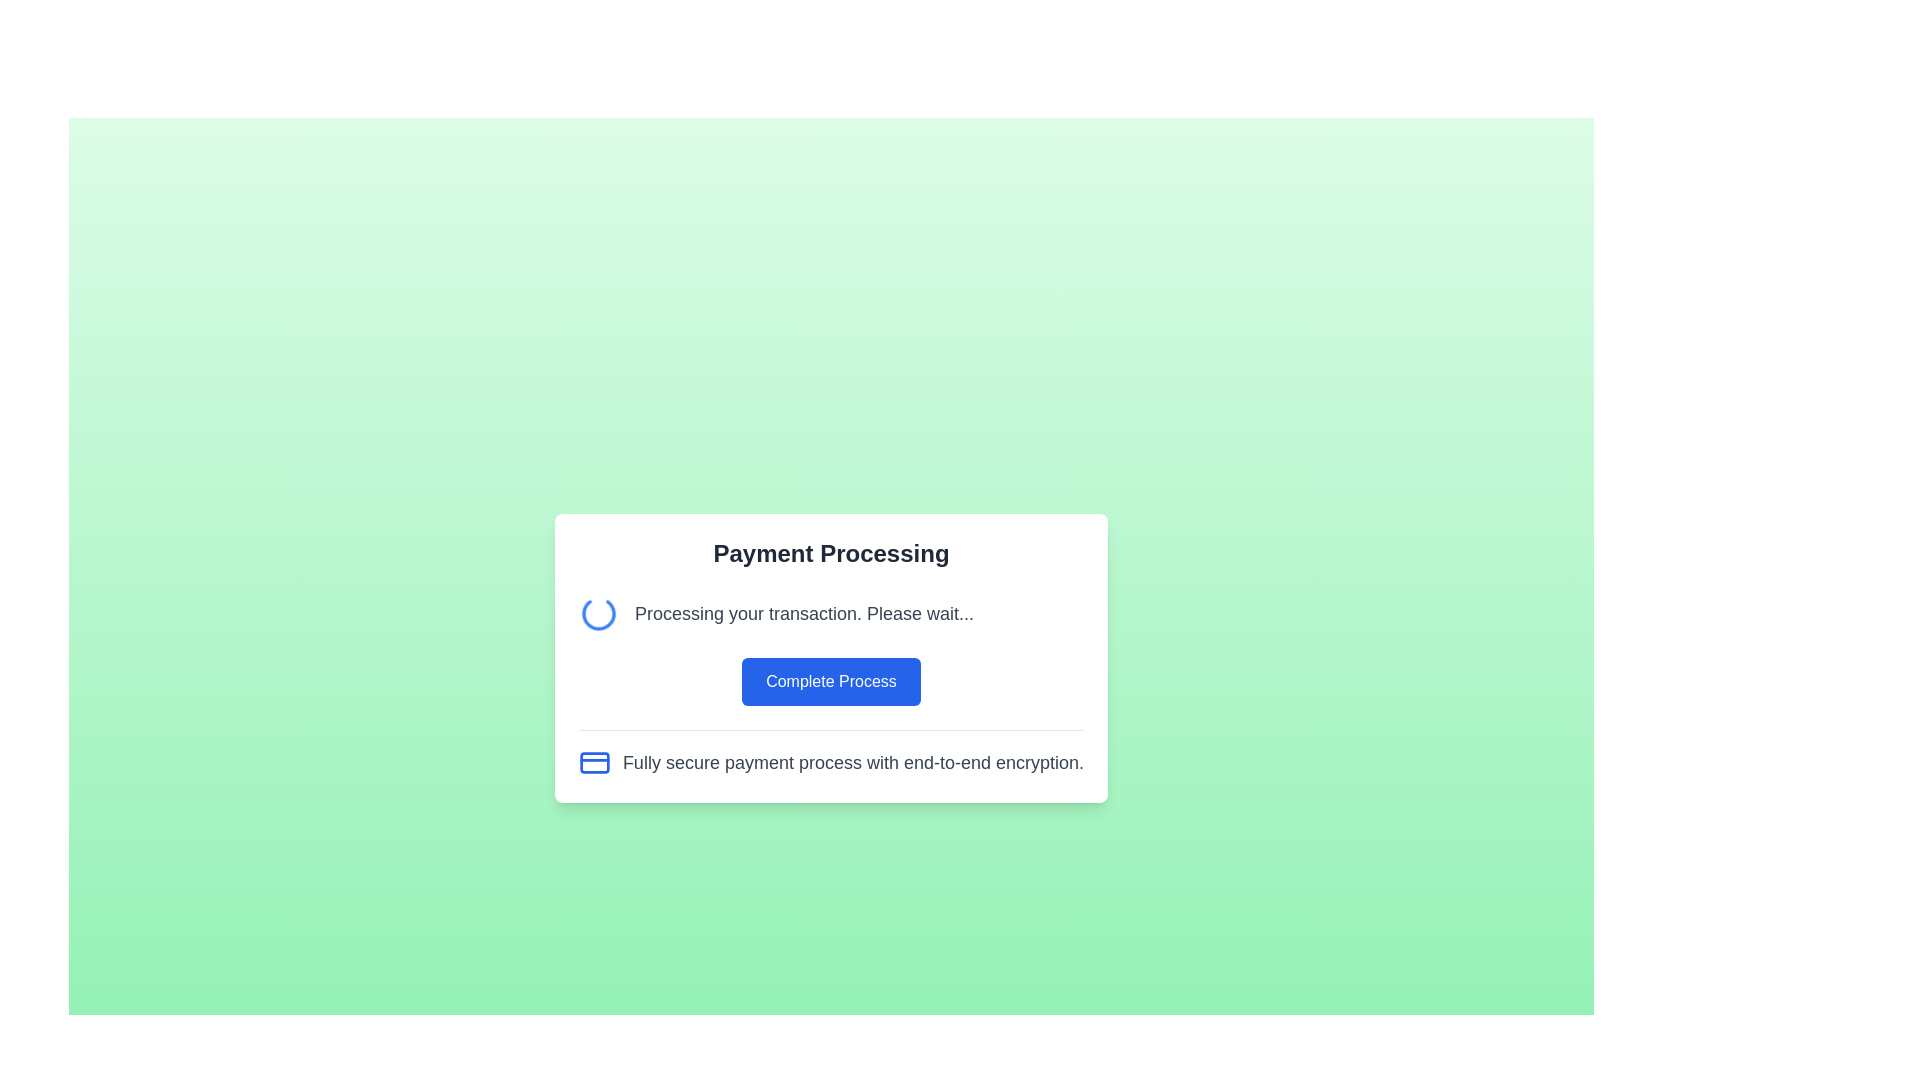 Image resolution: width=1920 pixels, height=1080 pixels. What do you see at coordinates (593, 762) in the screenshot?
I see `the secure payment icon located to the left of the message 'Fully secure payment process with end-to-end encryption.'` at bounding box center [593, 762].